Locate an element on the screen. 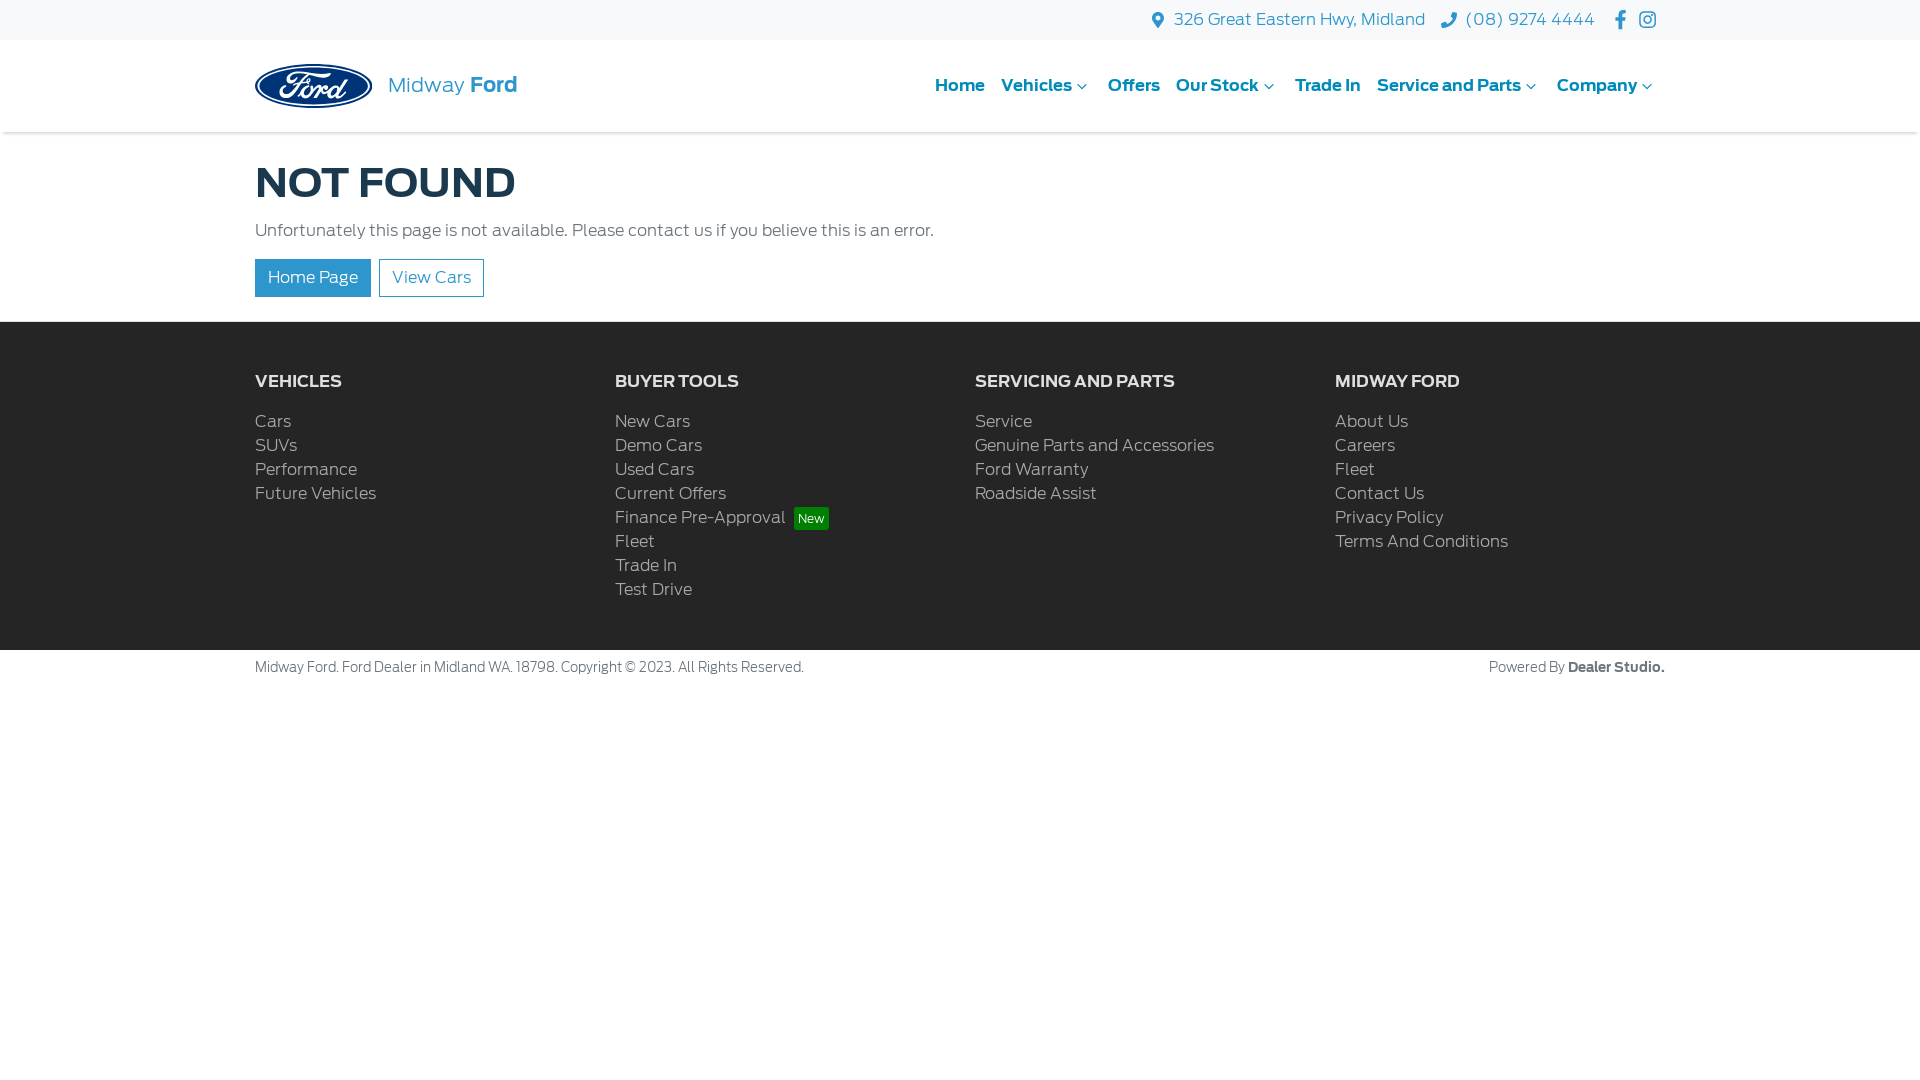 The height and width of the screenshot is (1080, 1920). 'New Cars' is located at coordinates (613, 420).